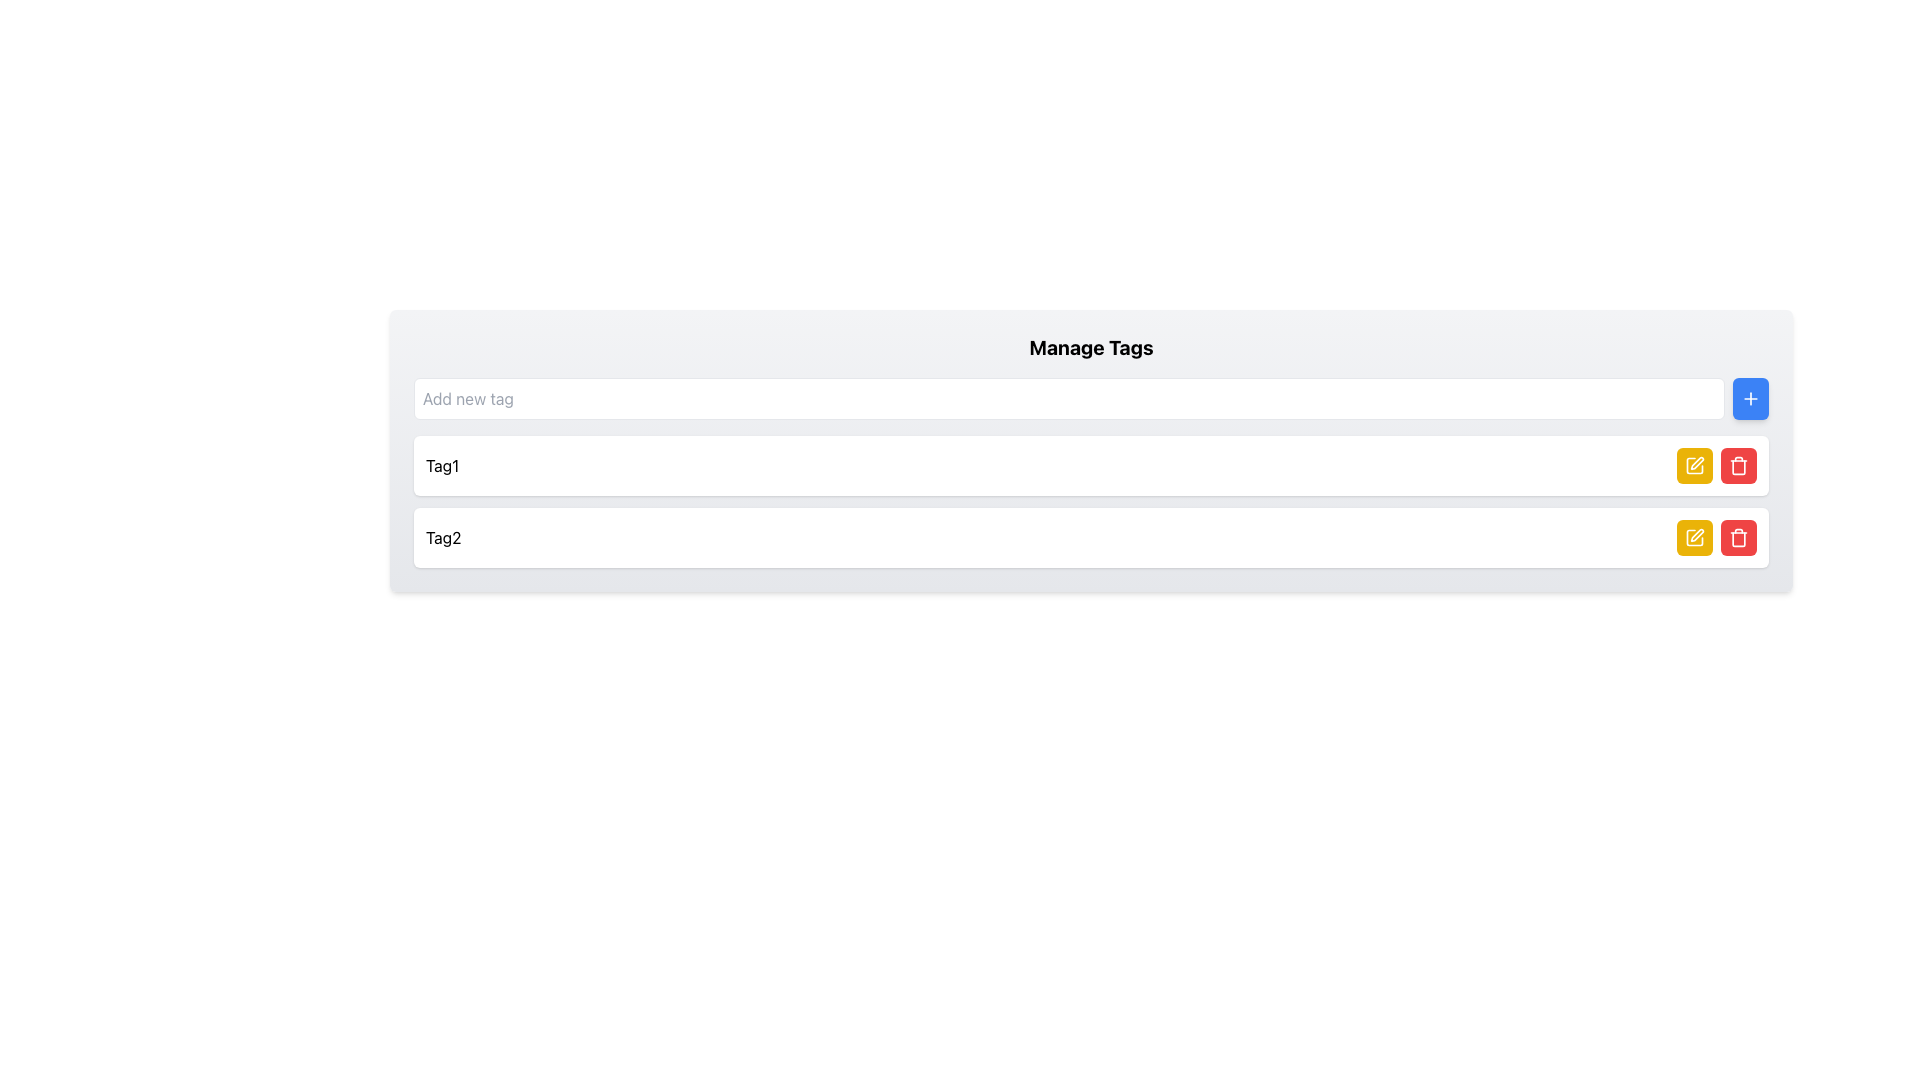  Describe the element at coordinates (1737, 466) in the screenshot. I see `the delete icon, which is represented by a trash can design and is located inside a button with a red background, adjacent to a yellow edit icon on the far right of the second row in a list-like layout` at that location.